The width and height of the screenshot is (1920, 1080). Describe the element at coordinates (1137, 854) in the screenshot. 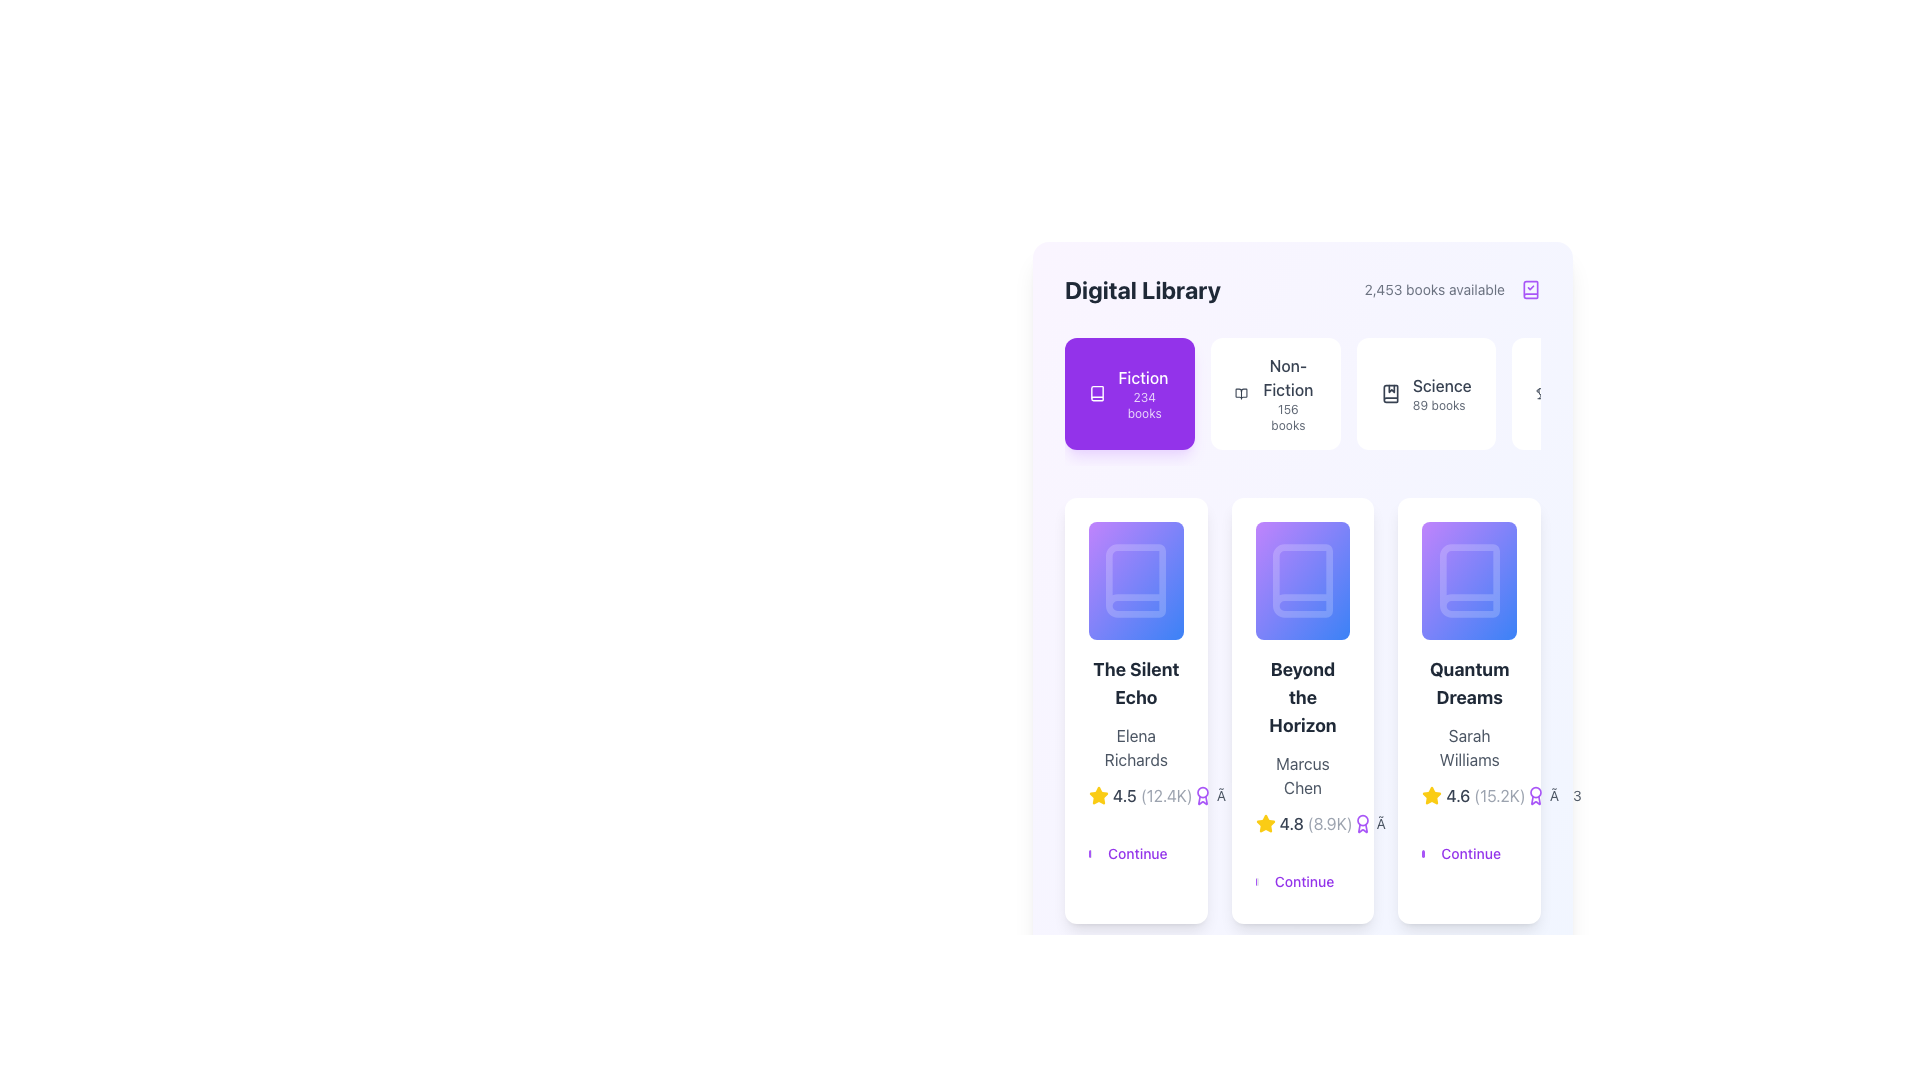

I see `the 'Continue' button, which is styled with a sans-serif font in purple color, located at the bottom of the card for the book 'The Silent Echo'` at that location.